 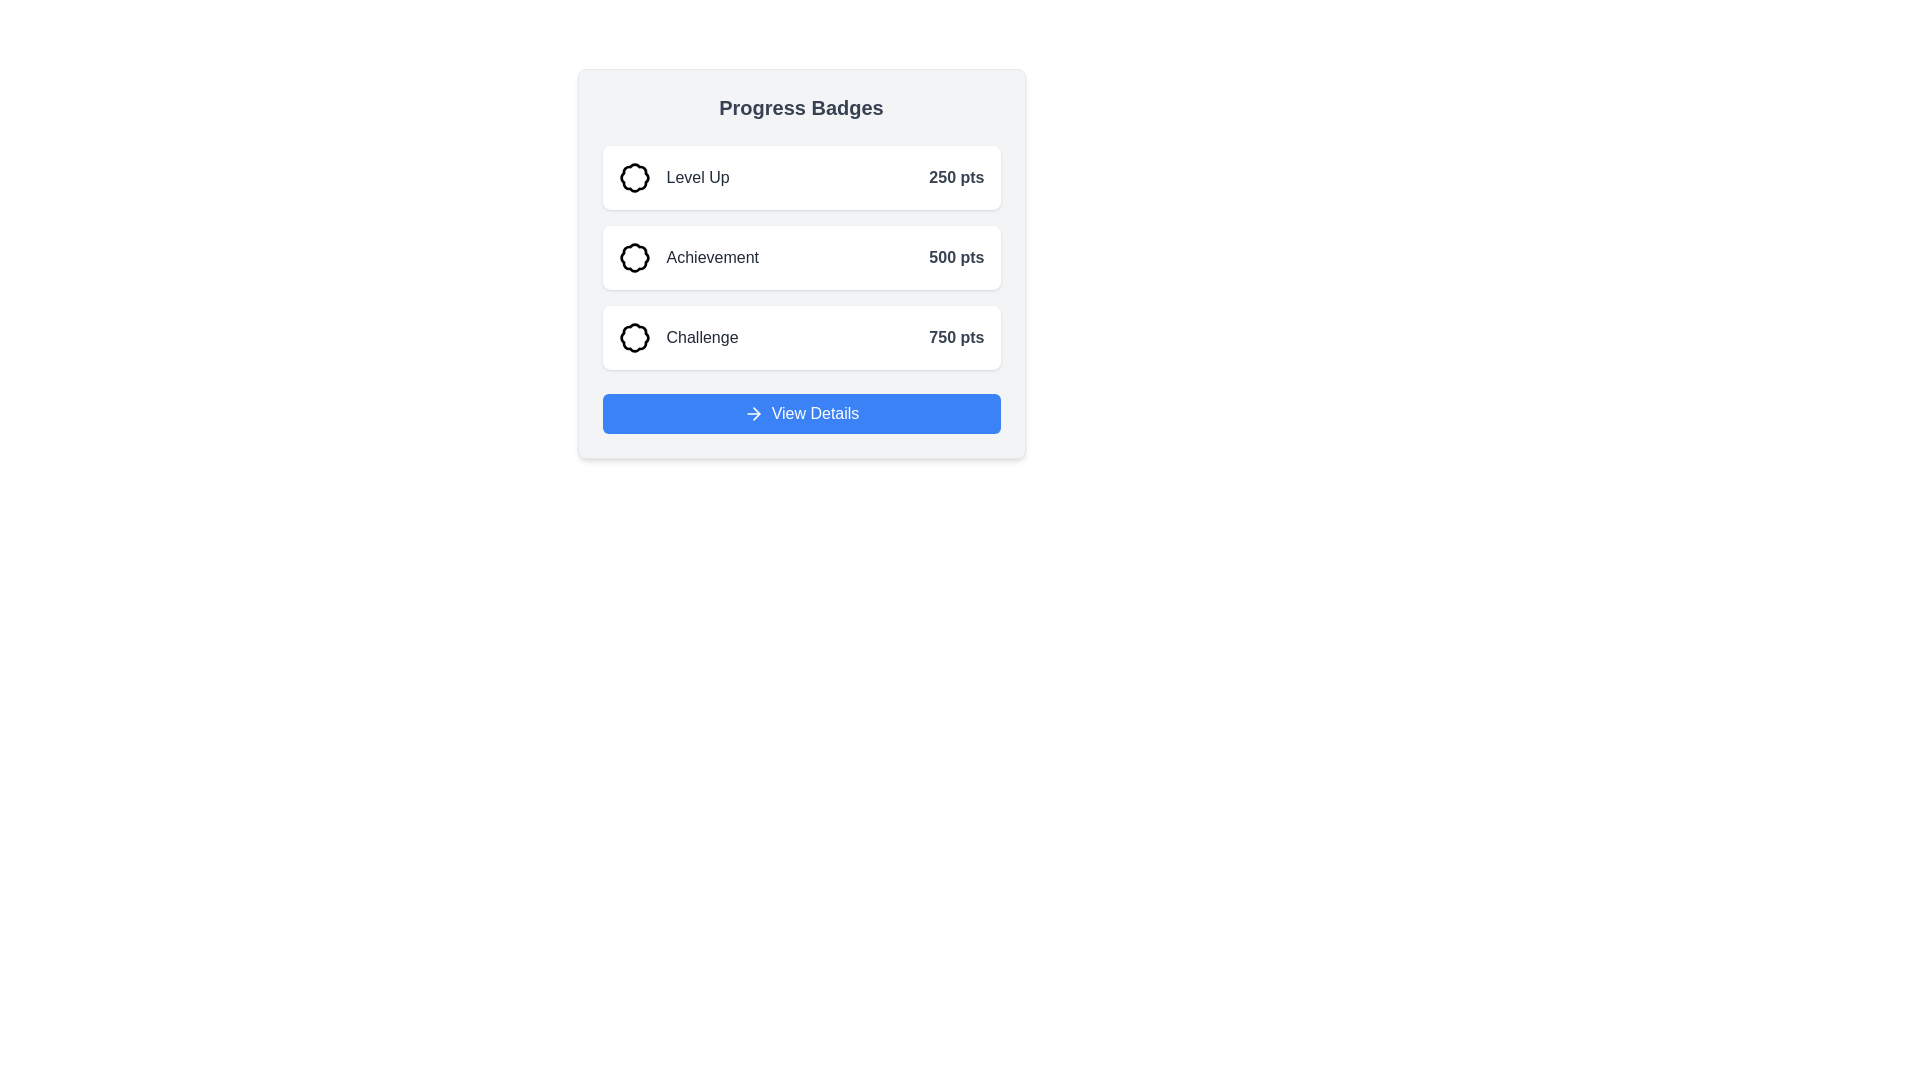 I want to click on the Card component with the title 'Level Up' and the numeric value '250 pts', which is the first element in a list of similar cards, so click(x=801, y=176).